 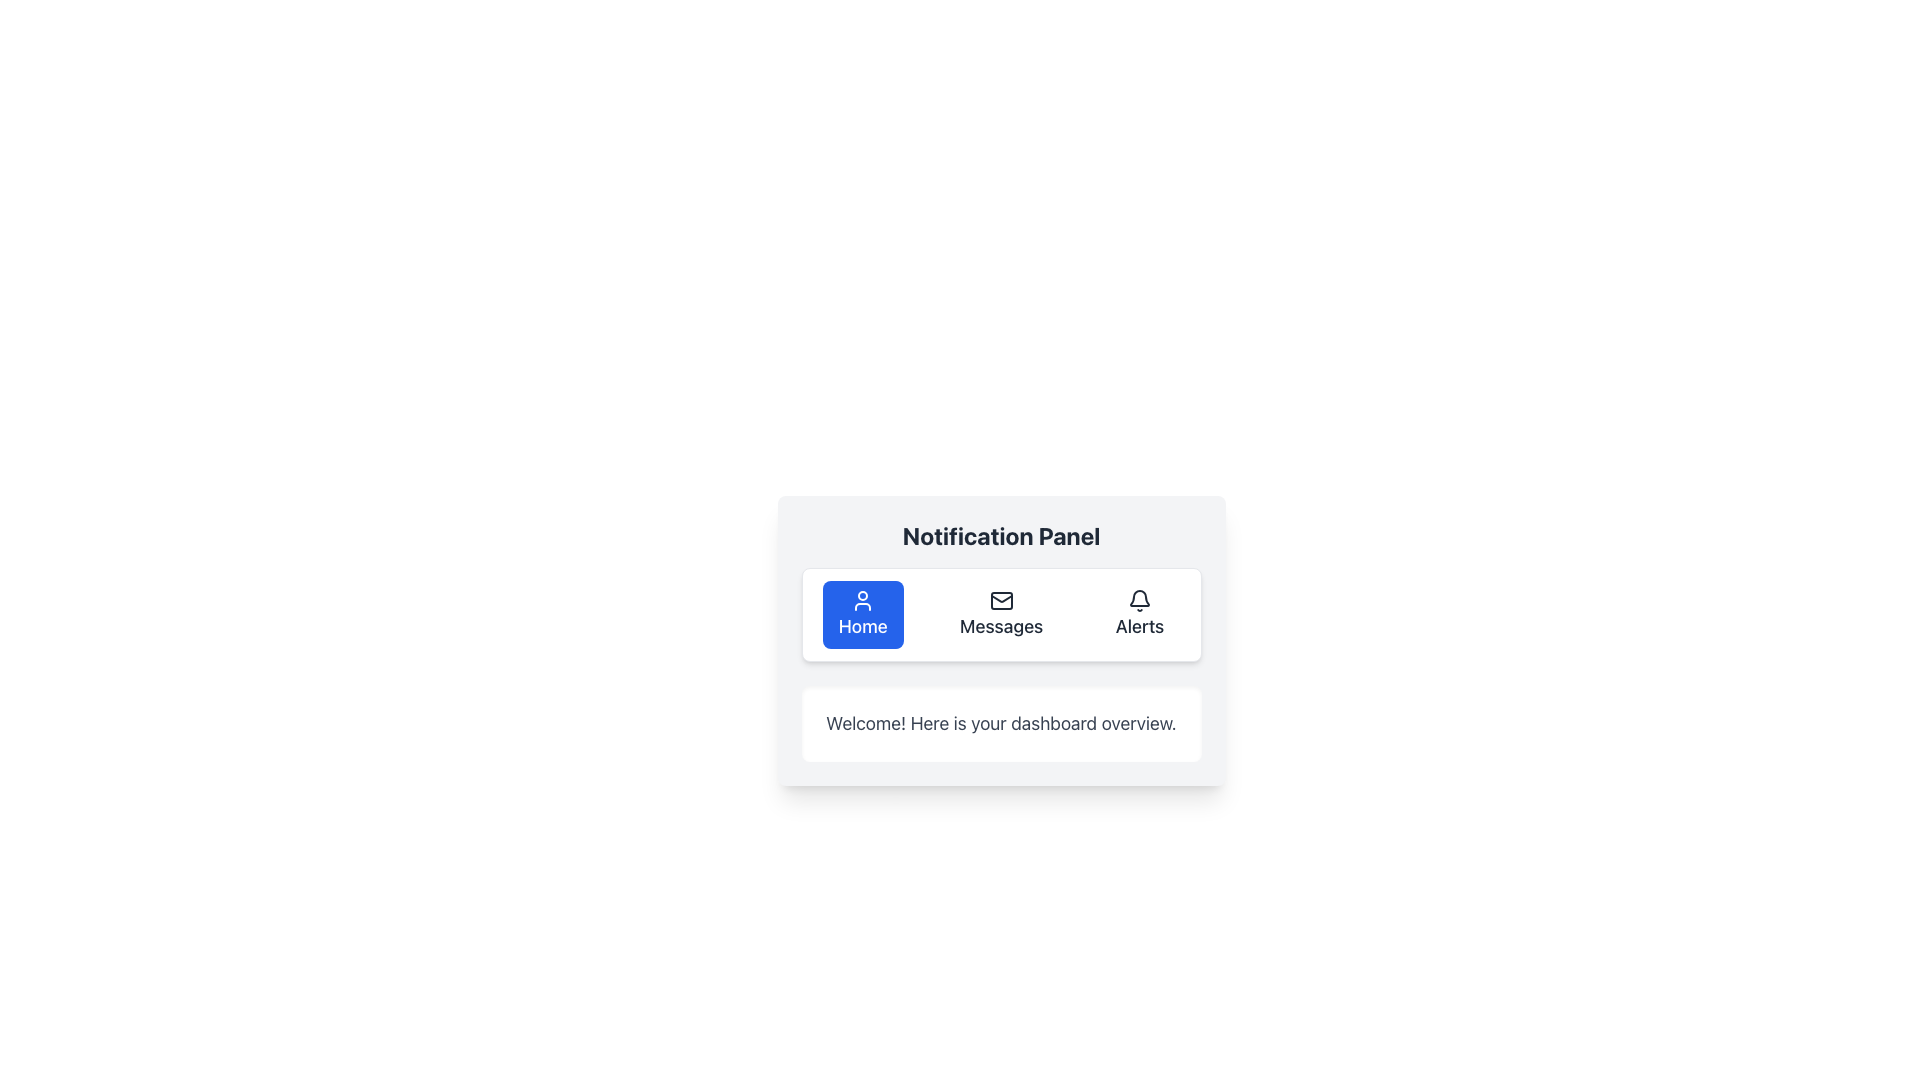 What do you see at coordinates (1139, 626) in the screenshot?
I see `the text label reading 'Alerts', which is styled in a dark font color and is the third item in a horizontal navigation menu, positioned next to the 'Messages' item` at bounding box center [1139, 626].